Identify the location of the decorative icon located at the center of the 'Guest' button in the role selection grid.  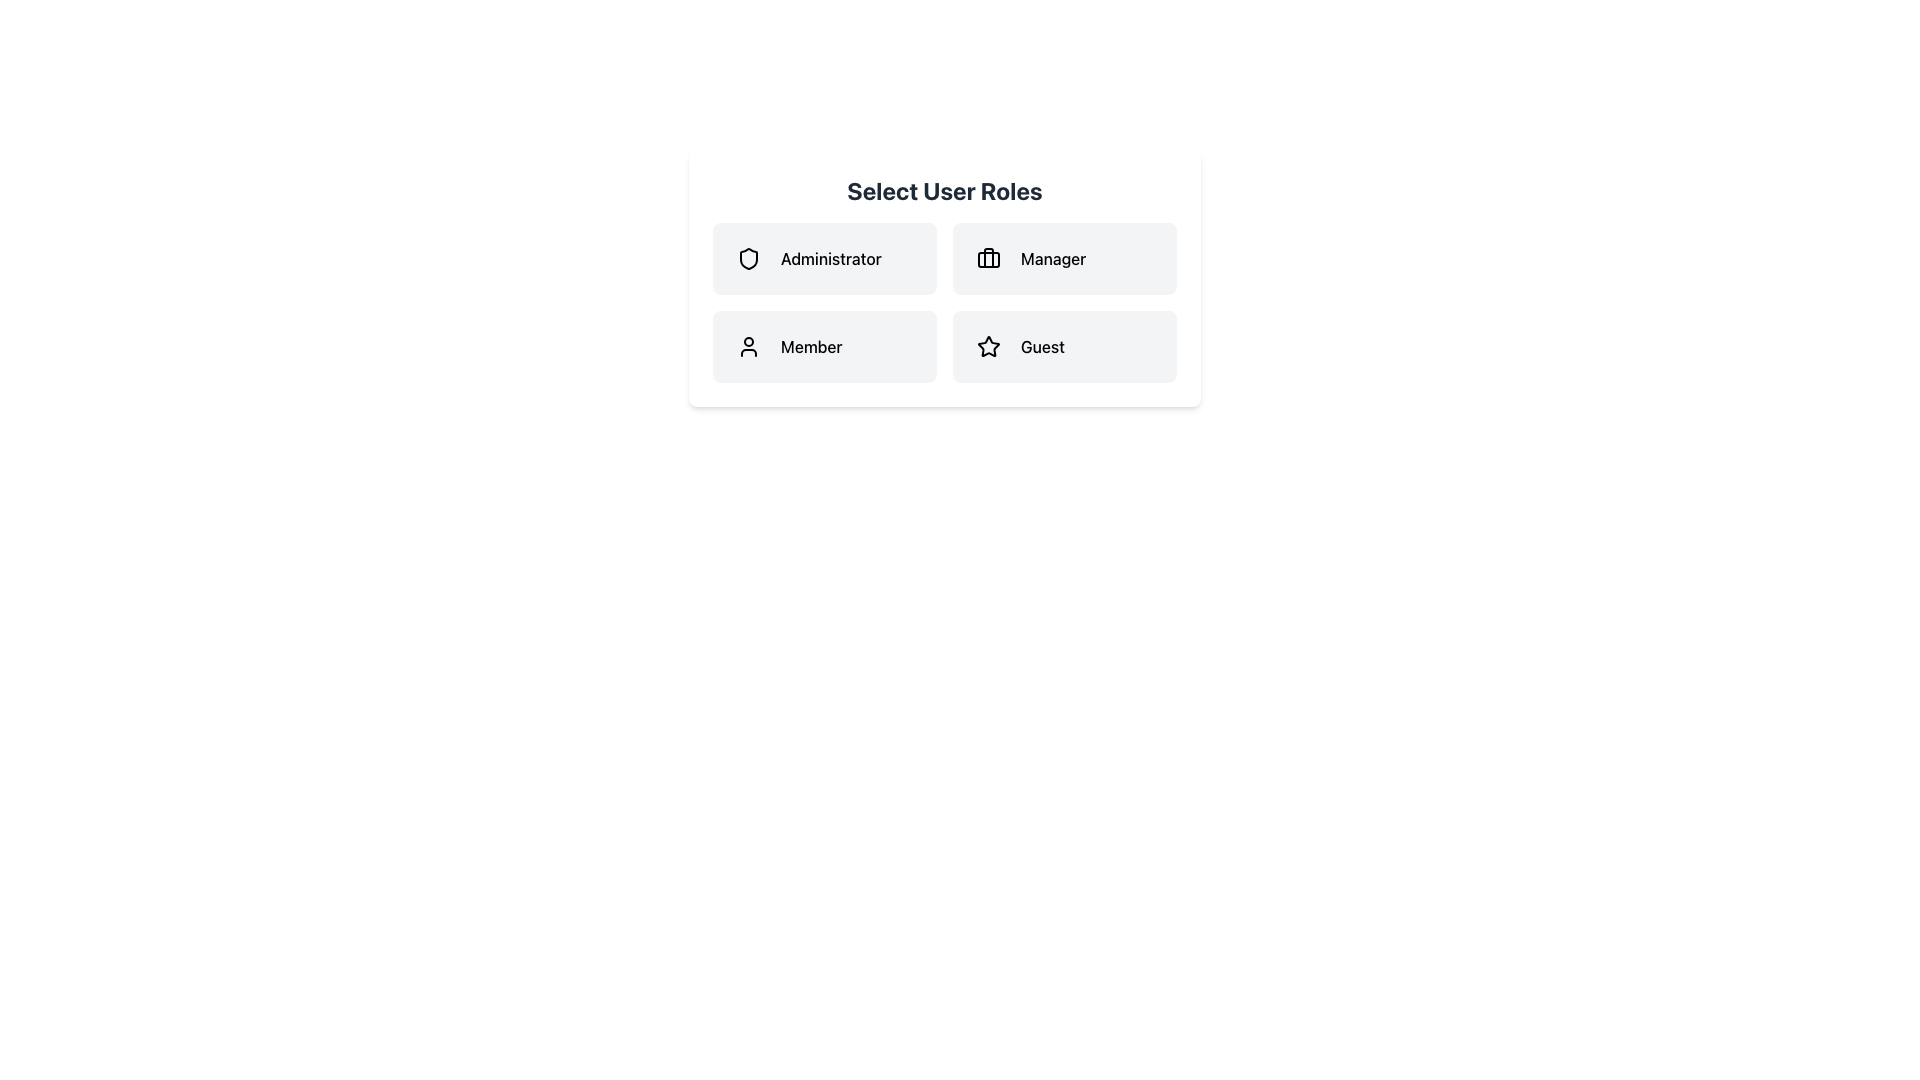
(988, 345).